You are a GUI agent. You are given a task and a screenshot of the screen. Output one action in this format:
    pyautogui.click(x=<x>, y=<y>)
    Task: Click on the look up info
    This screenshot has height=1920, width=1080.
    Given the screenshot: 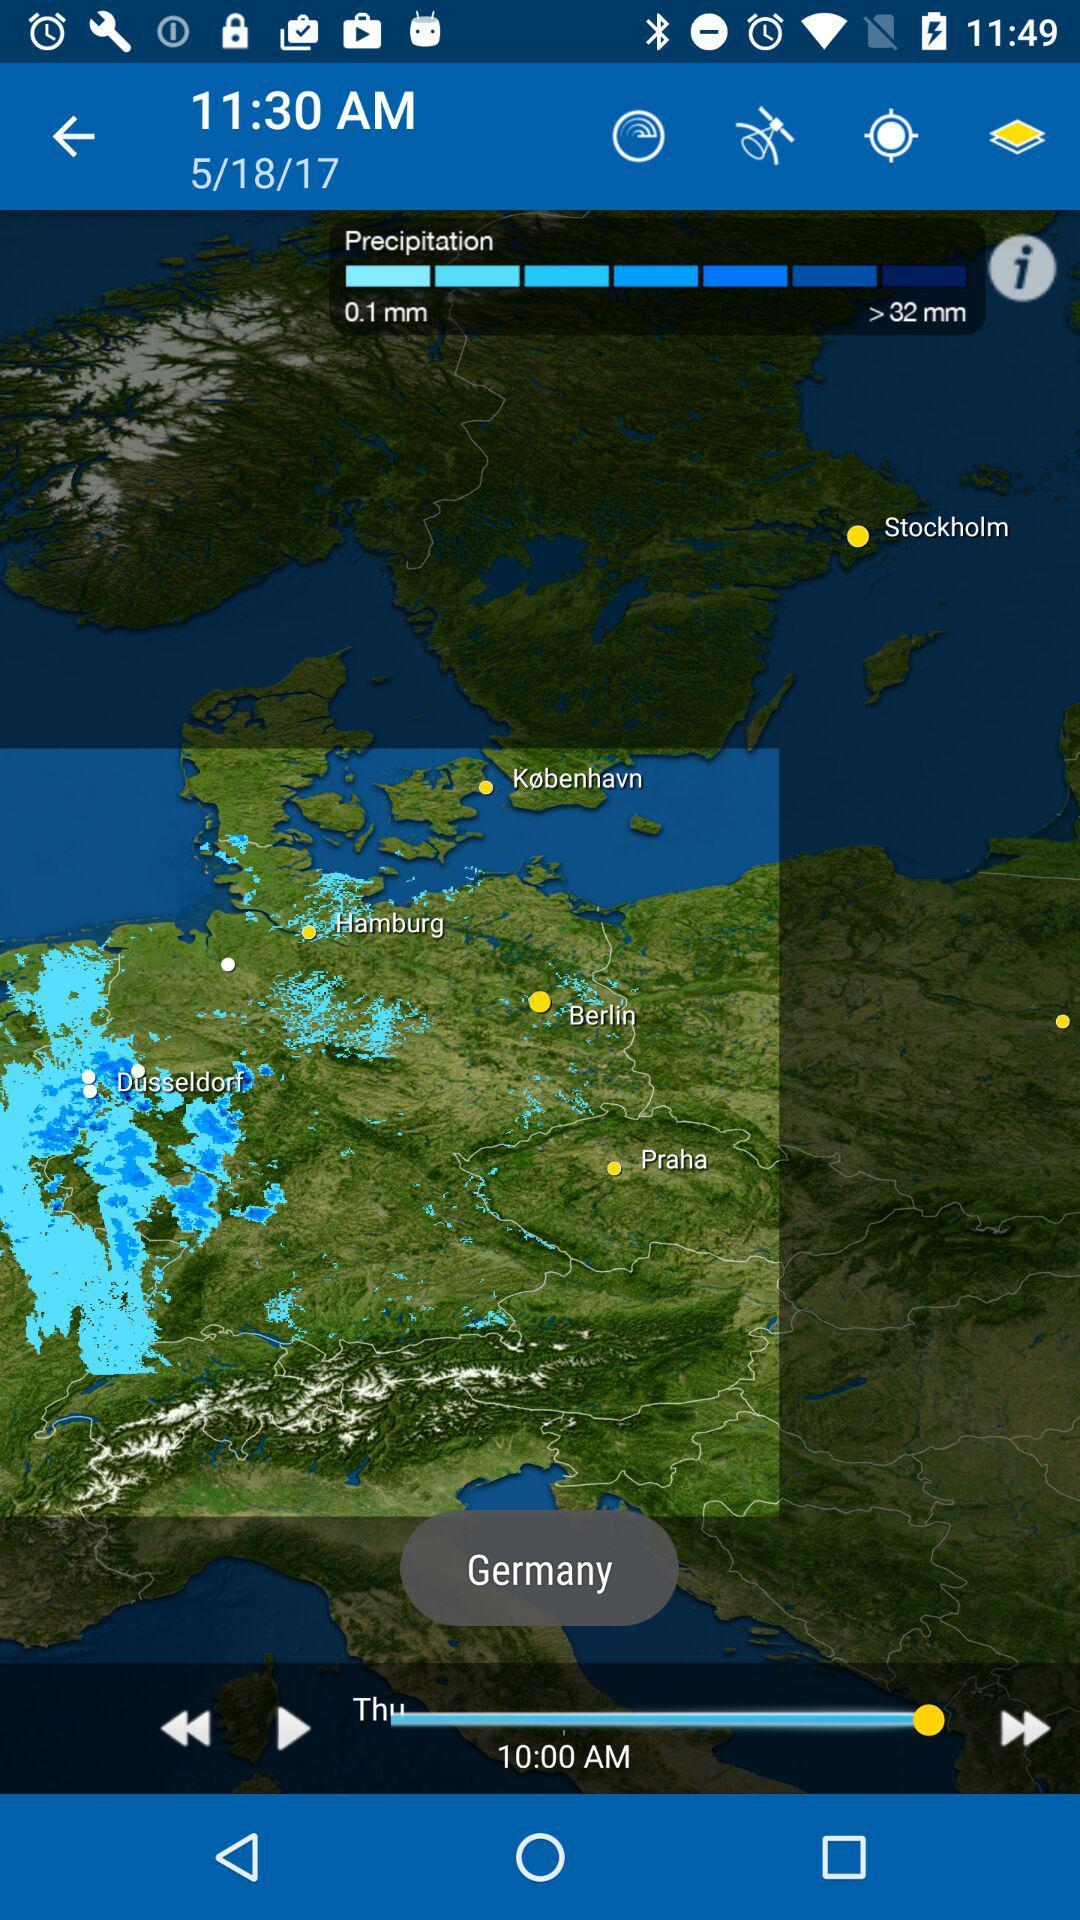 What is the action you would take?
    pyautogui.click(x=1032, y=256)
    